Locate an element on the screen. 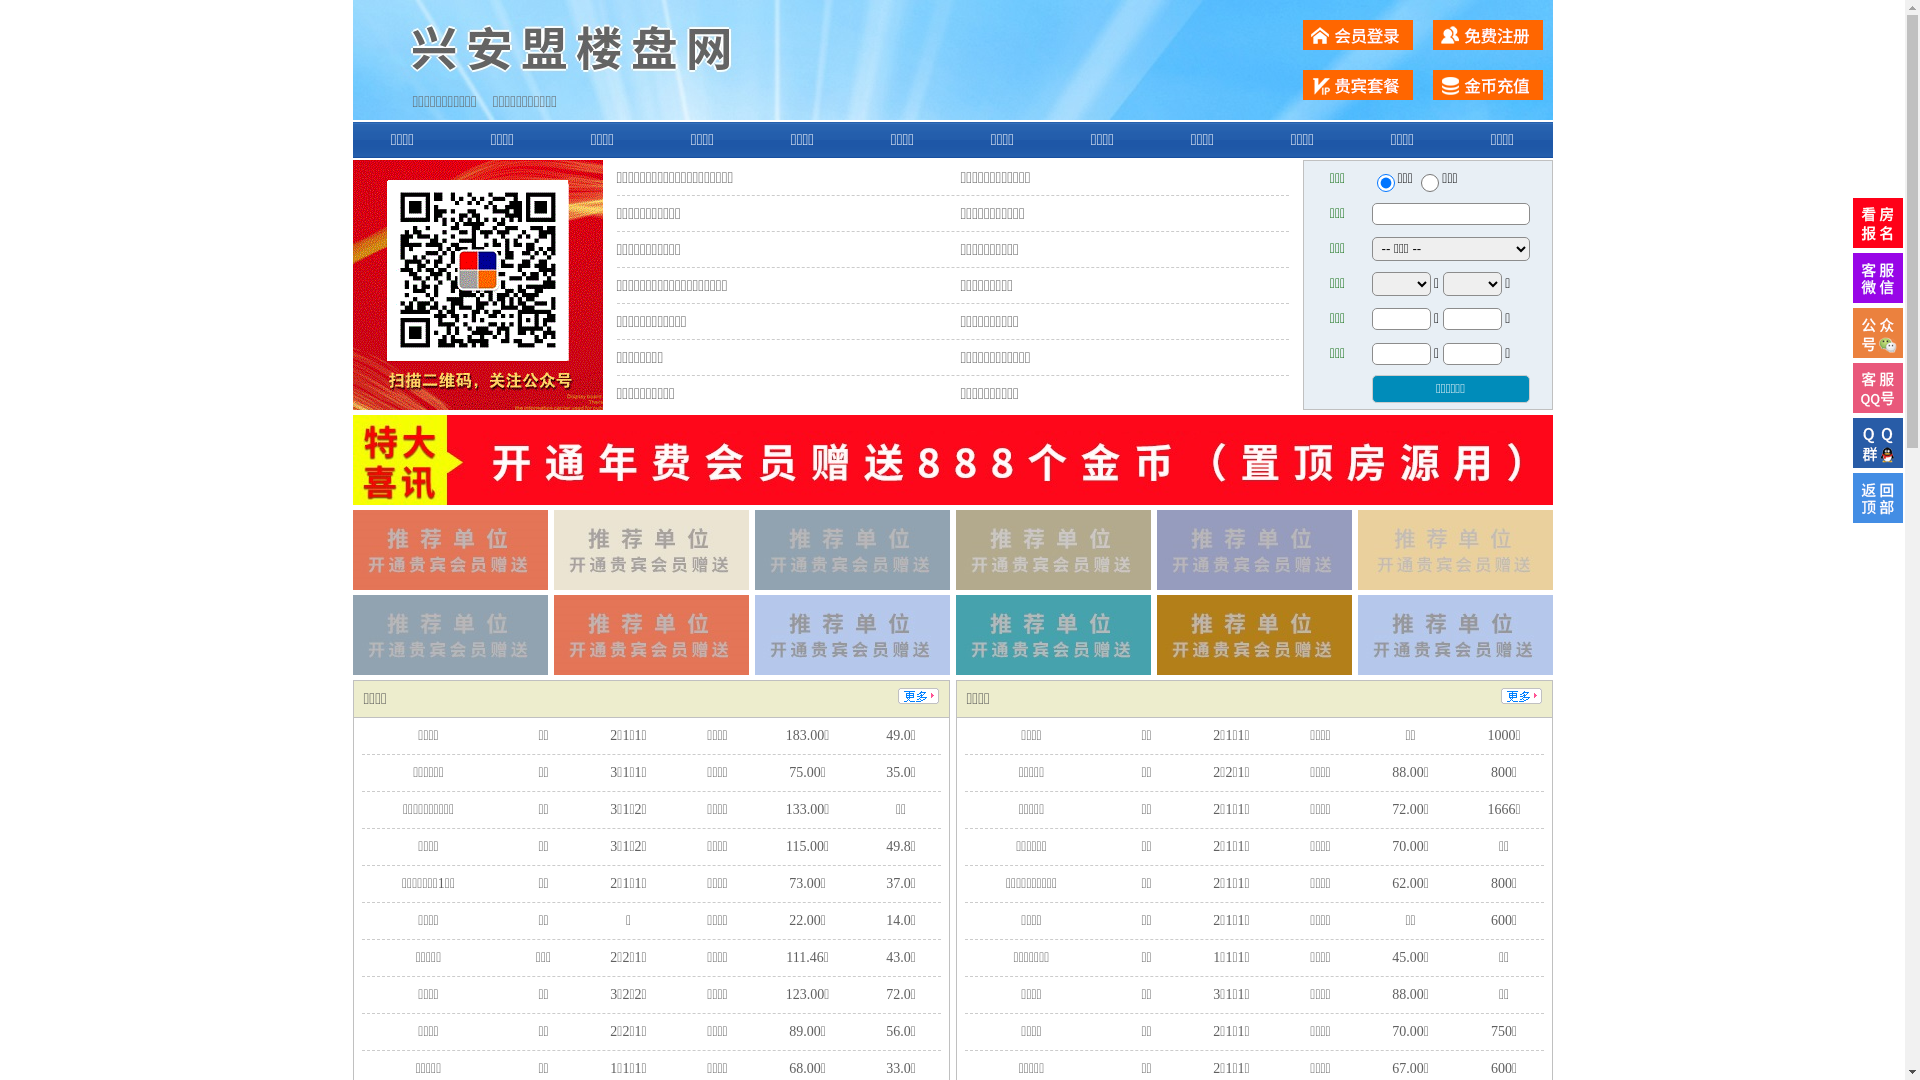 The height and width of the screenshot is (1080, 1920). 'ershou' is located at coordinates (1384, 182).